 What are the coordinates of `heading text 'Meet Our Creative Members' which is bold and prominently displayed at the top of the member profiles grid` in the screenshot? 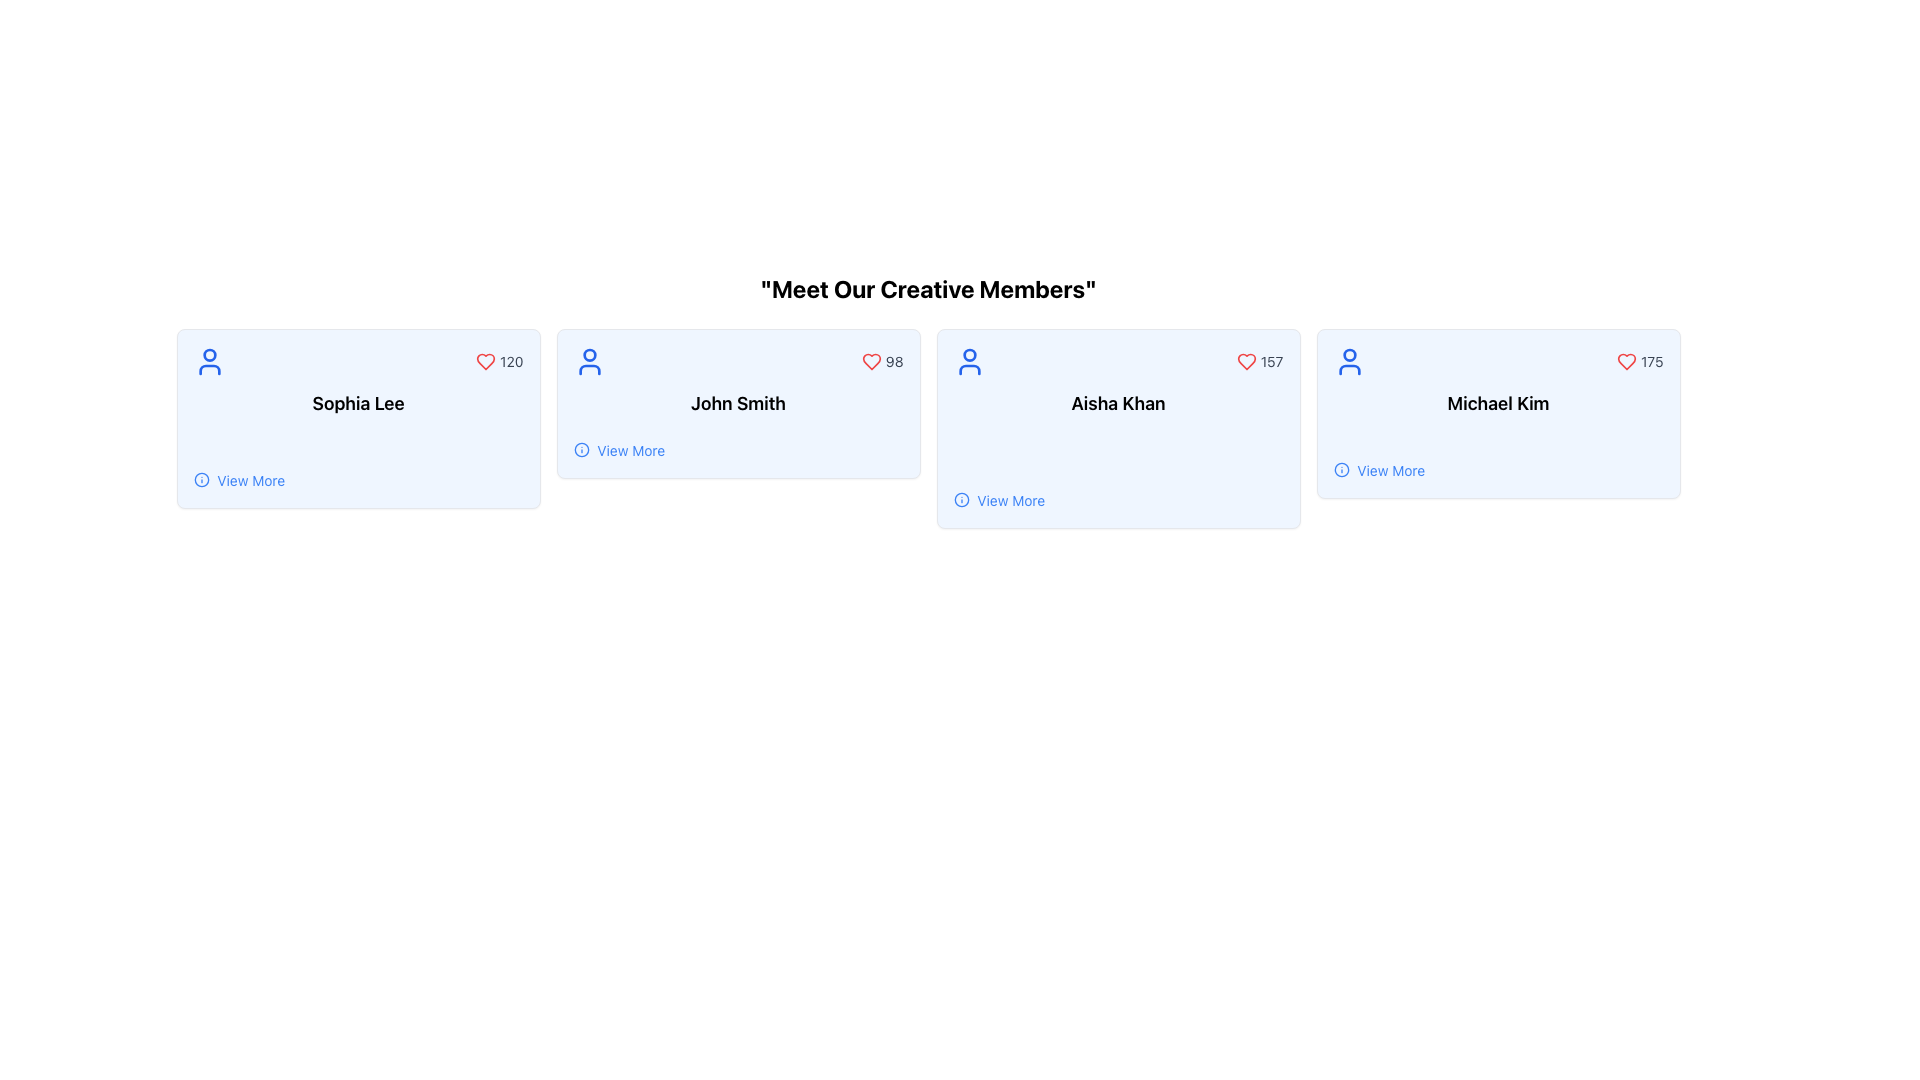 It's located at (927, 289).